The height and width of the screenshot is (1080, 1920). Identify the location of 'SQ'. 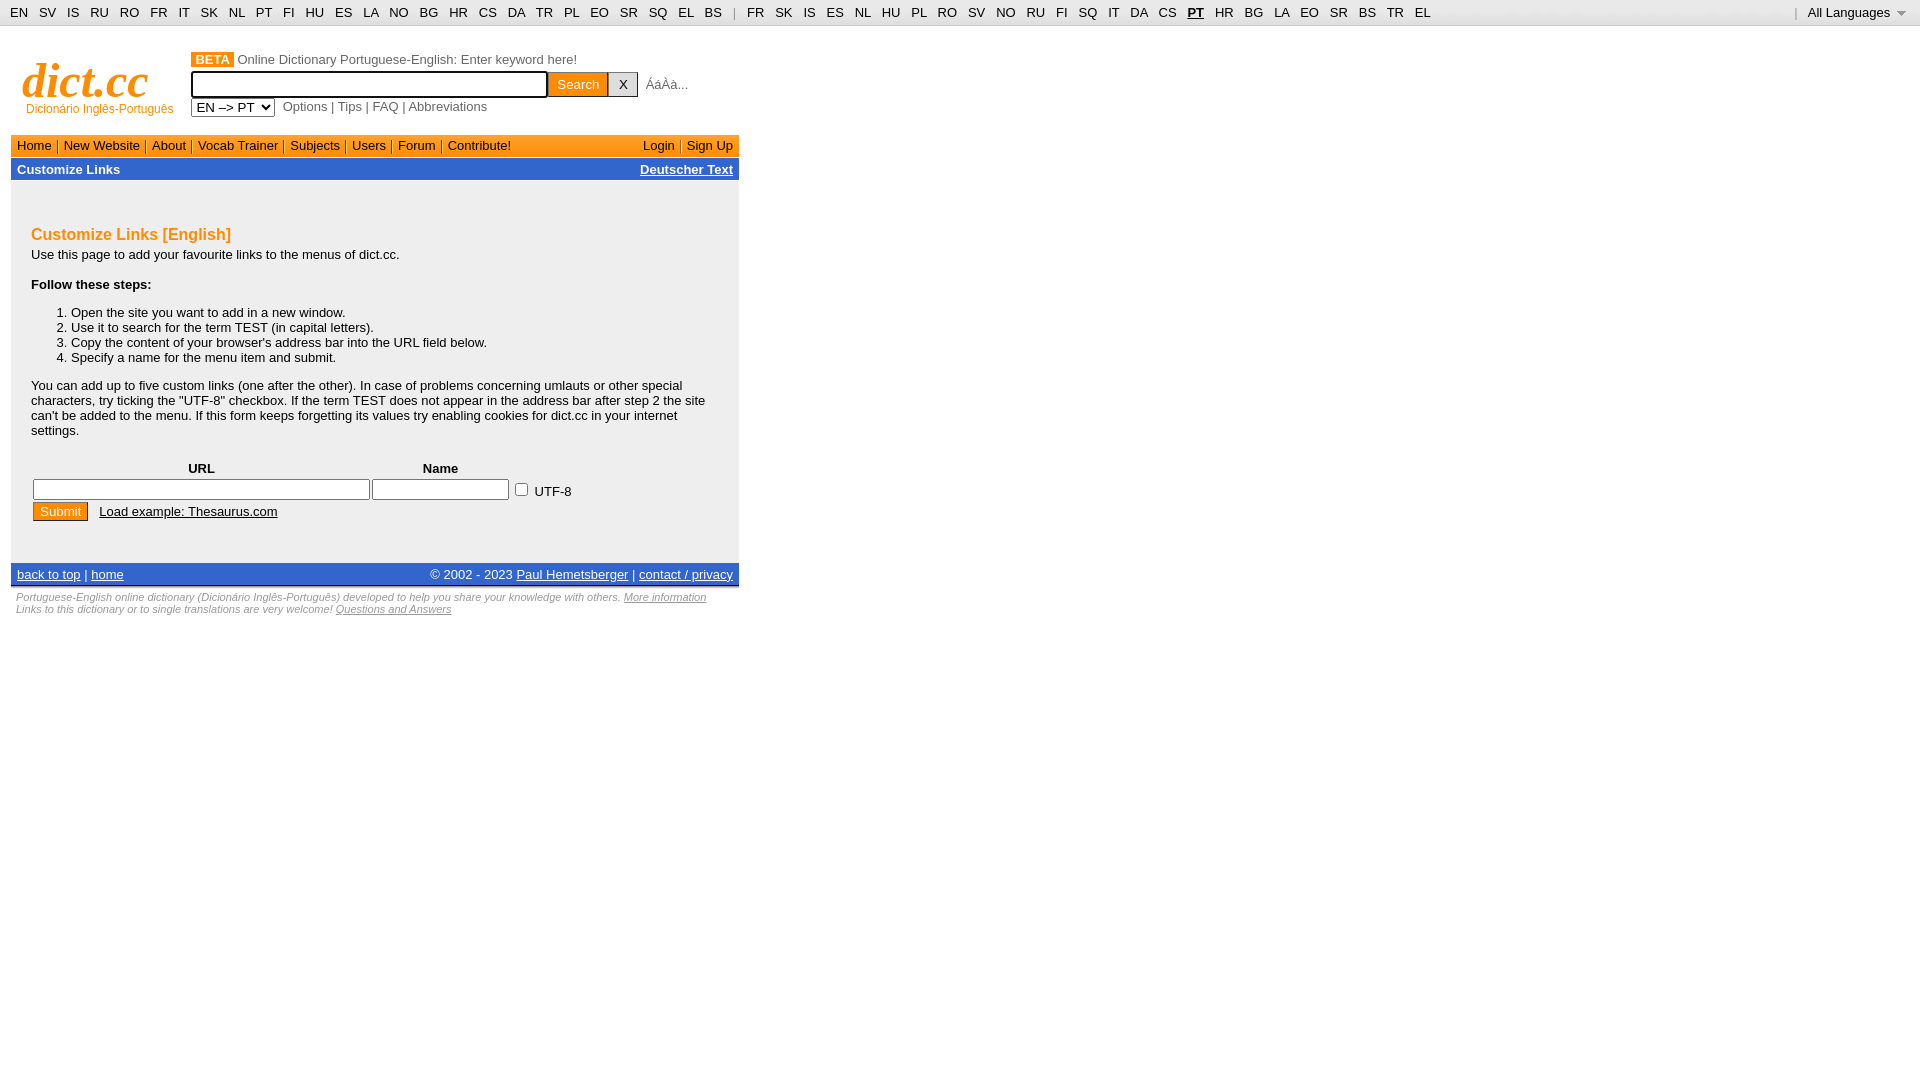
(648, 12).